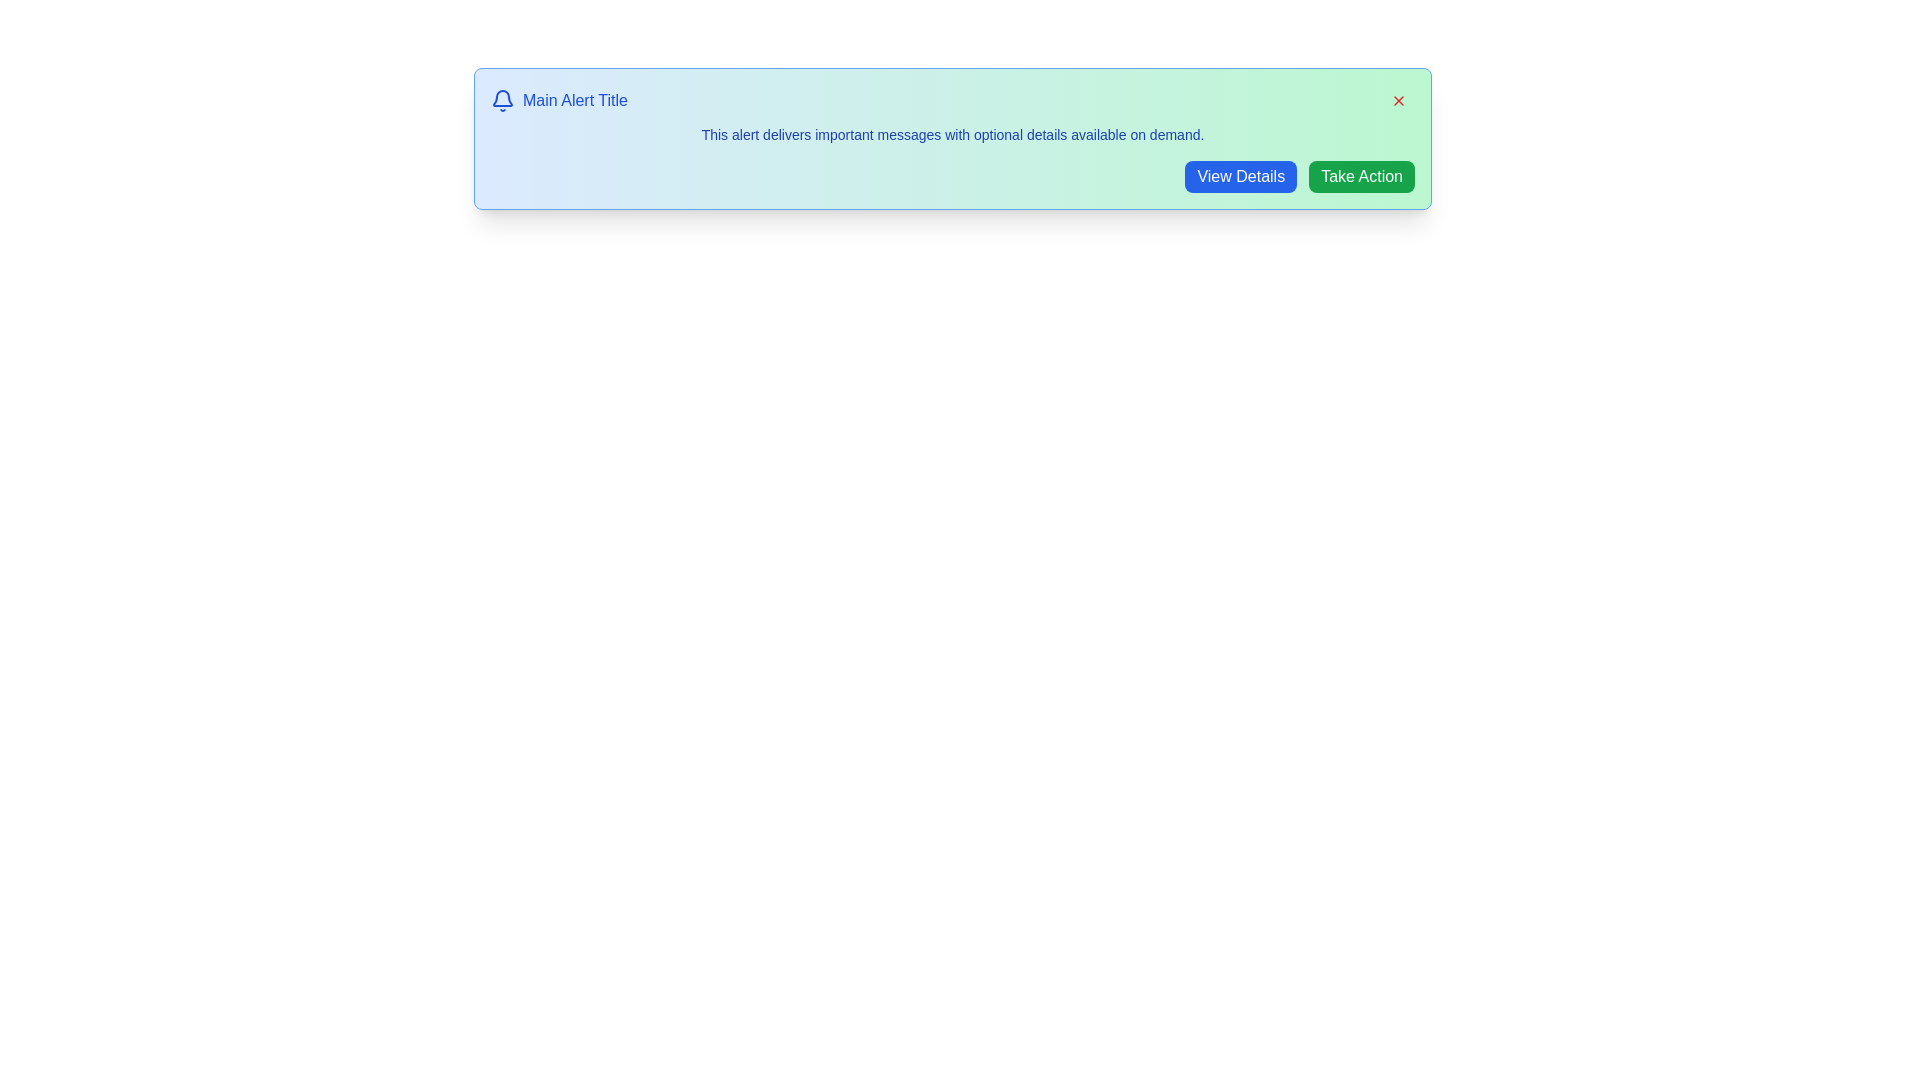  I want to click on close button to dismiss the alert, so click(1397, 100).